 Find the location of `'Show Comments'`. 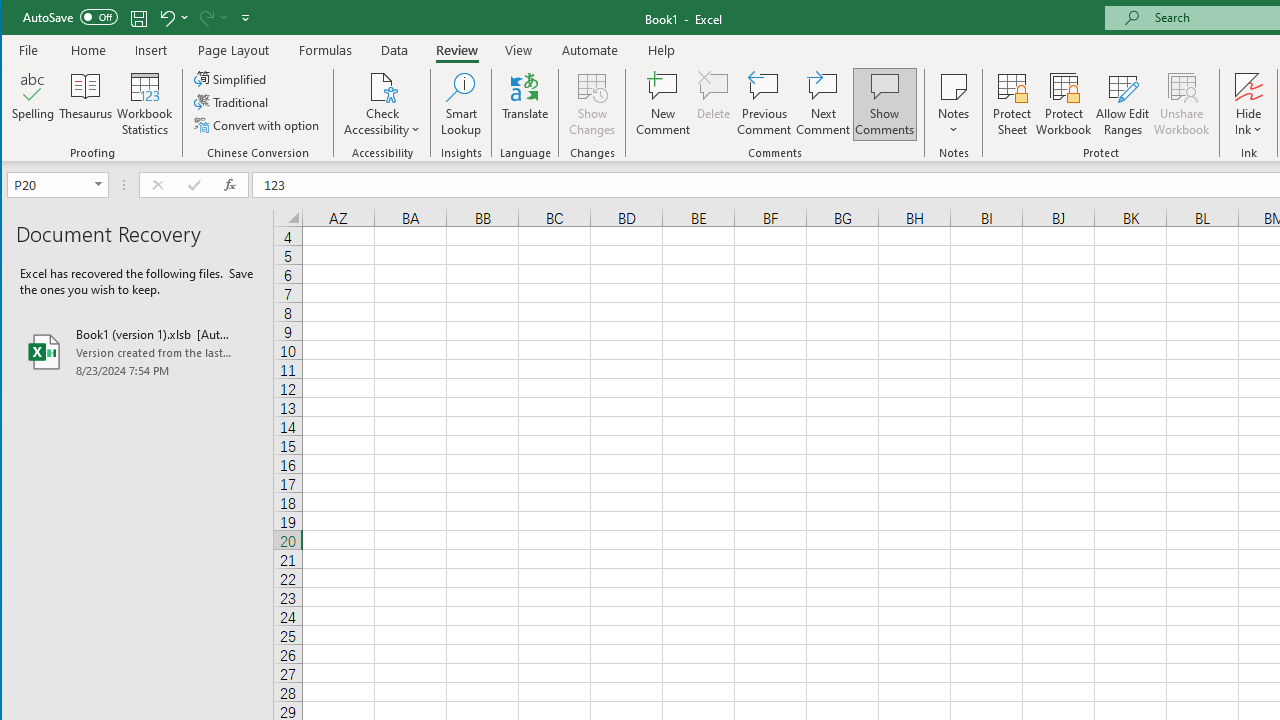

'Show Comments' is located at coordinates (883, 104).